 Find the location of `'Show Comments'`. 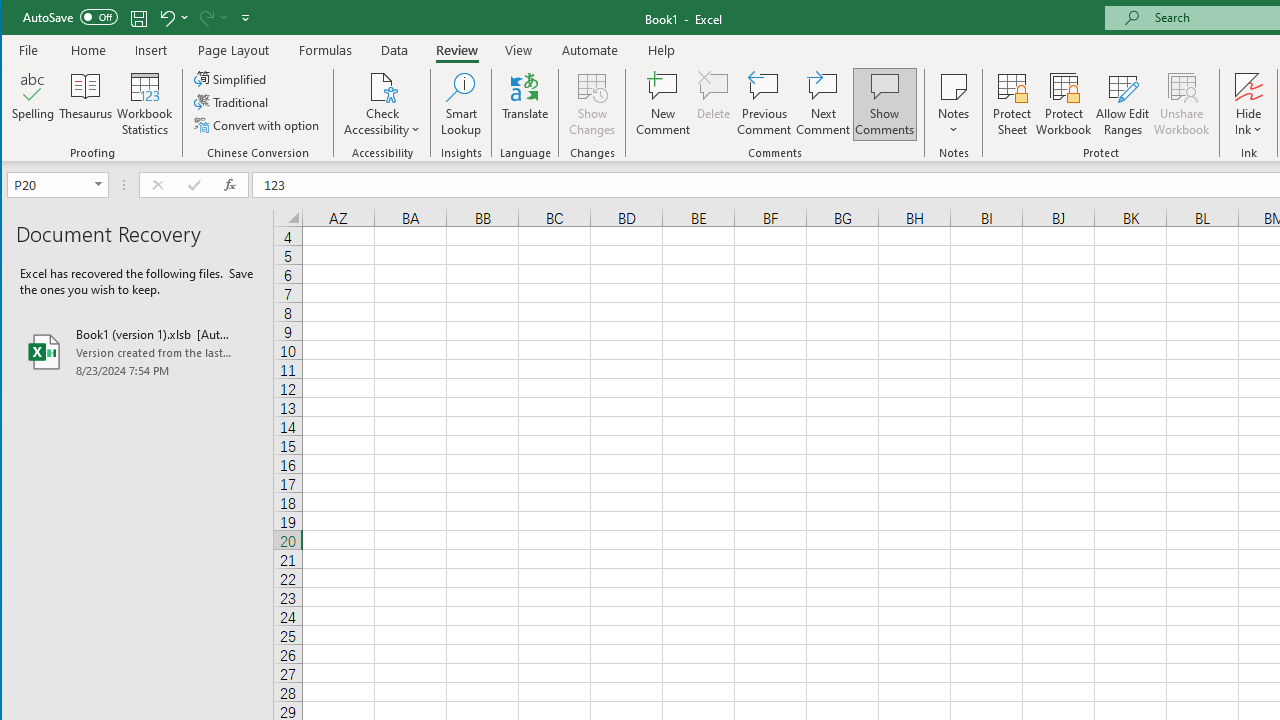

'Show Comments' is located at coordinates (883, 104).